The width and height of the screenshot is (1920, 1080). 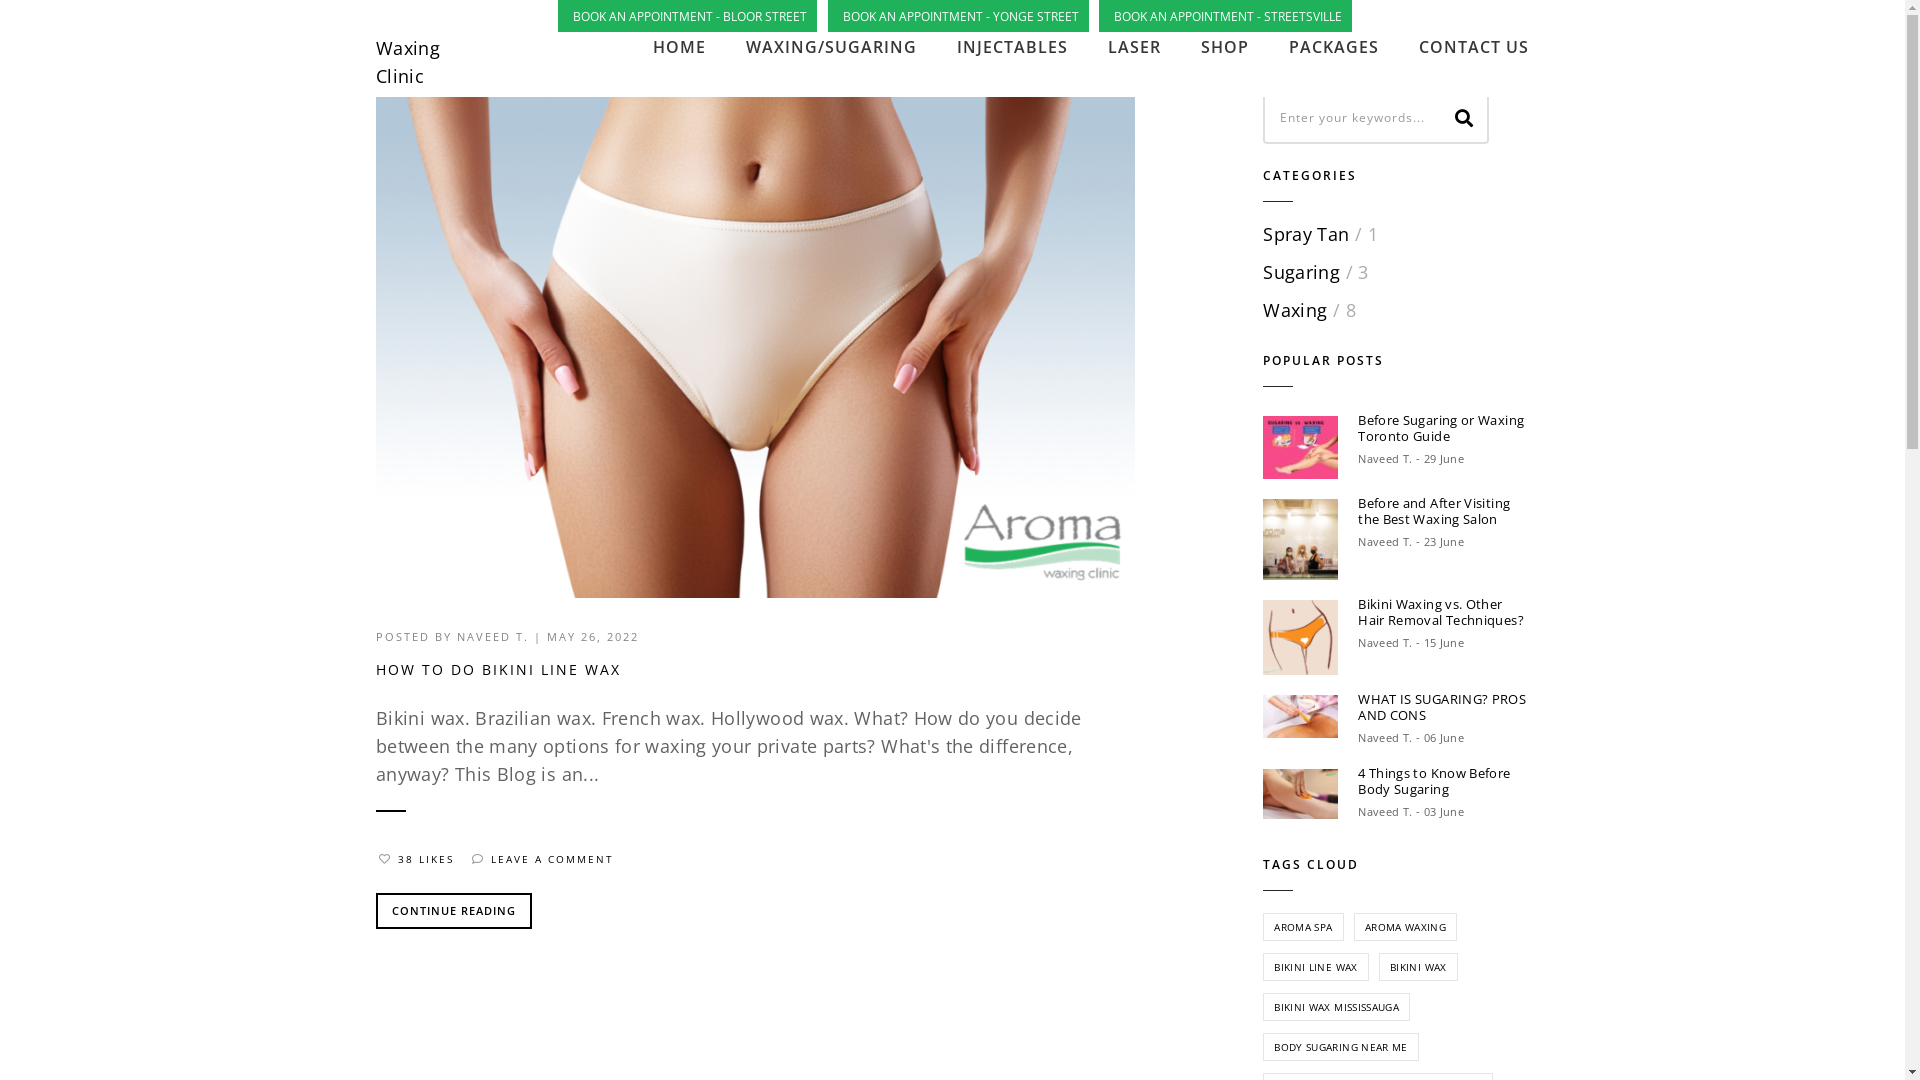 I want to click on 'WHAT IS SUGARING? PROS AND CONS', so click(x=1443, y=705).